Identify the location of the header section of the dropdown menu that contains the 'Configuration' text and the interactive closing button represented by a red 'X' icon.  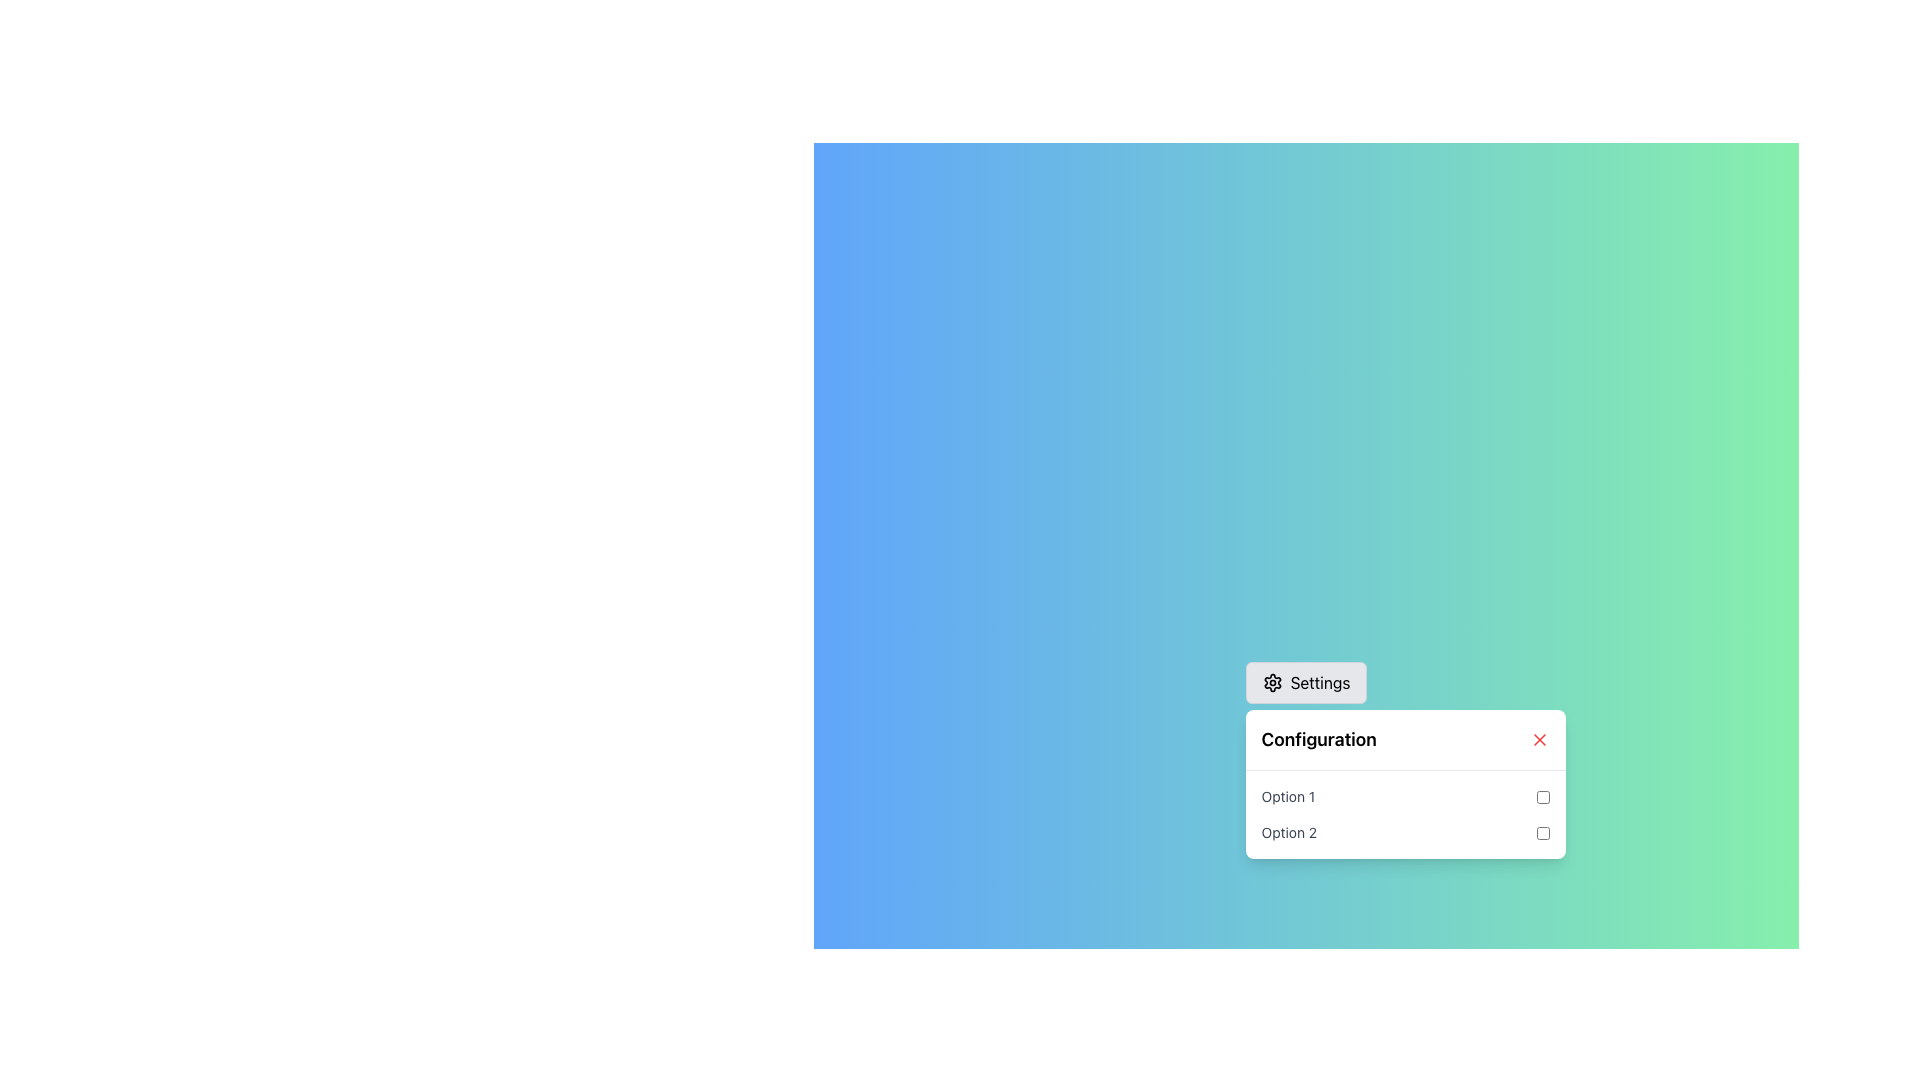
(1404, 740).